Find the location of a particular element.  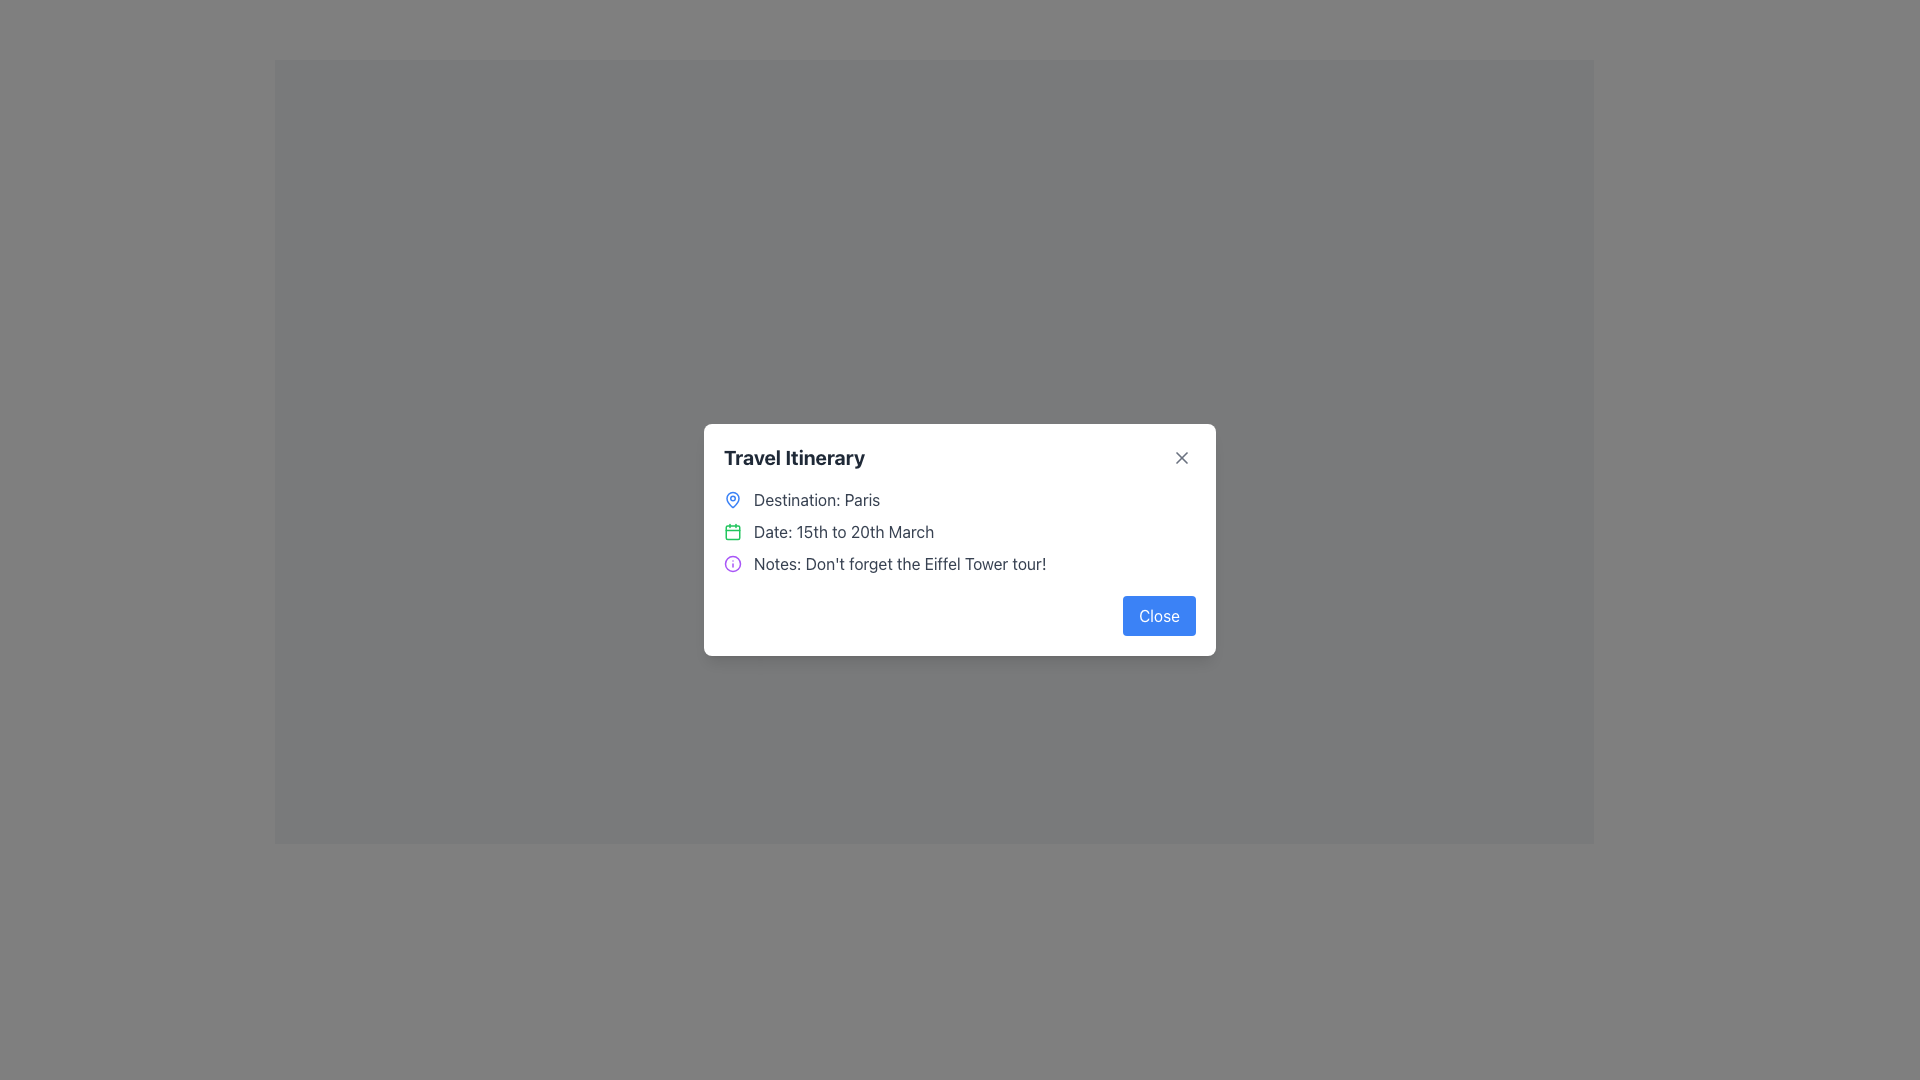

the close button located at the top-right corner of the 'Travel Itinerary' dialog box is located at coordinates (1181, 458).